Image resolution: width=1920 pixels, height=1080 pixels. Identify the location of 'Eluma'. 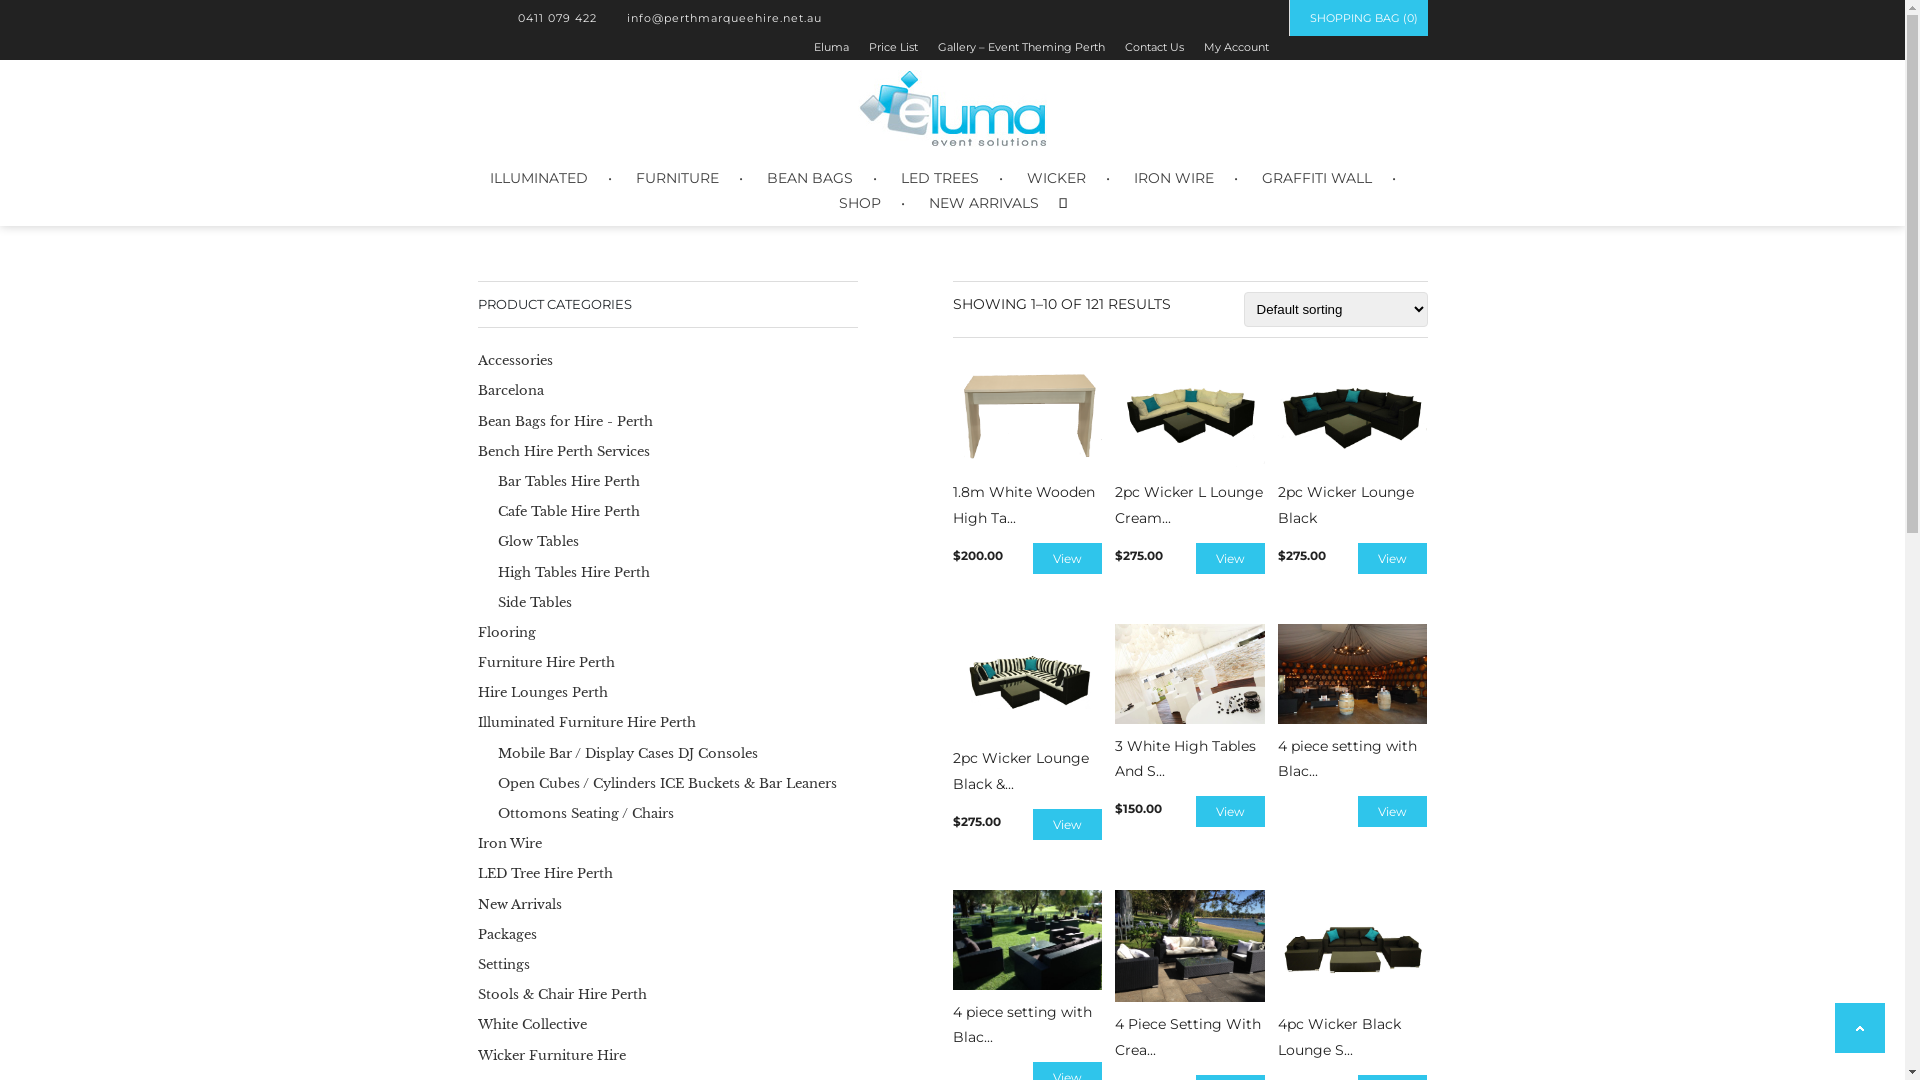
(831, 45).